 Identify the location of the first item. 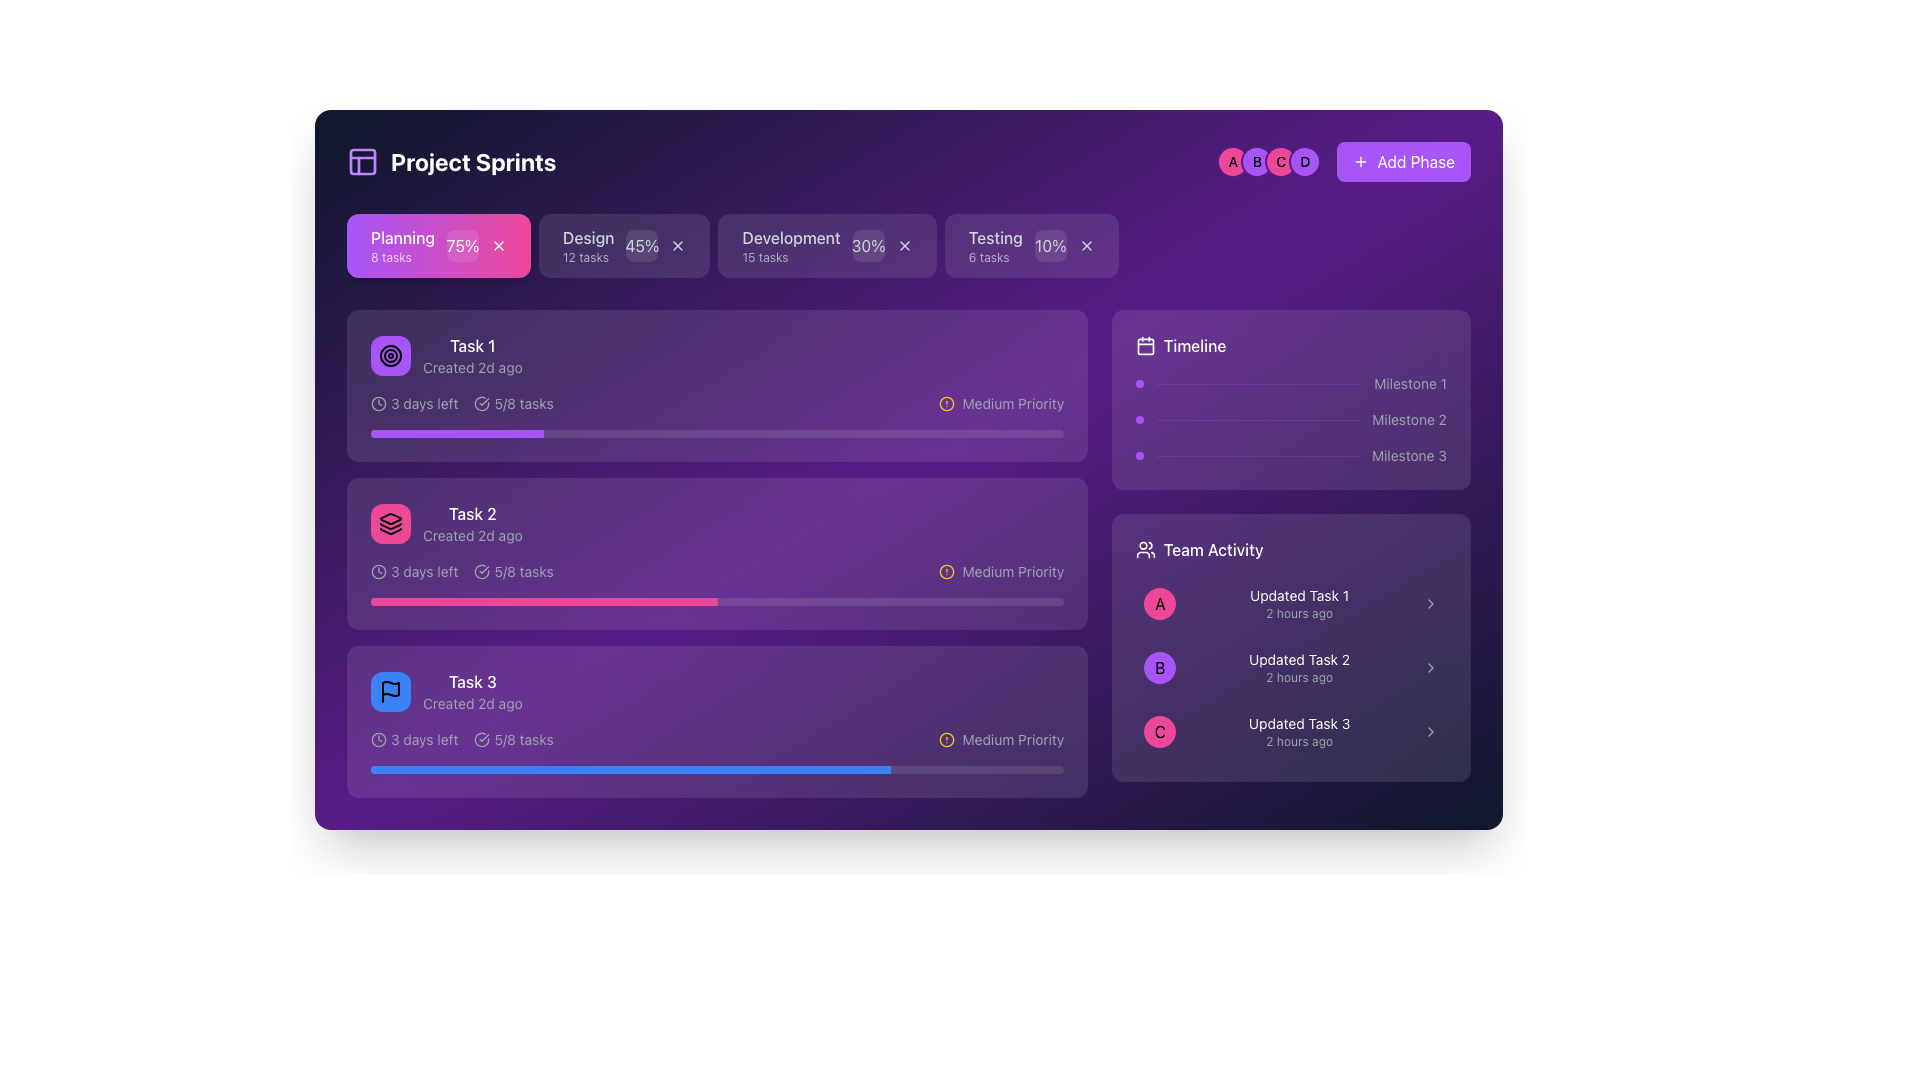
(1291, 603).